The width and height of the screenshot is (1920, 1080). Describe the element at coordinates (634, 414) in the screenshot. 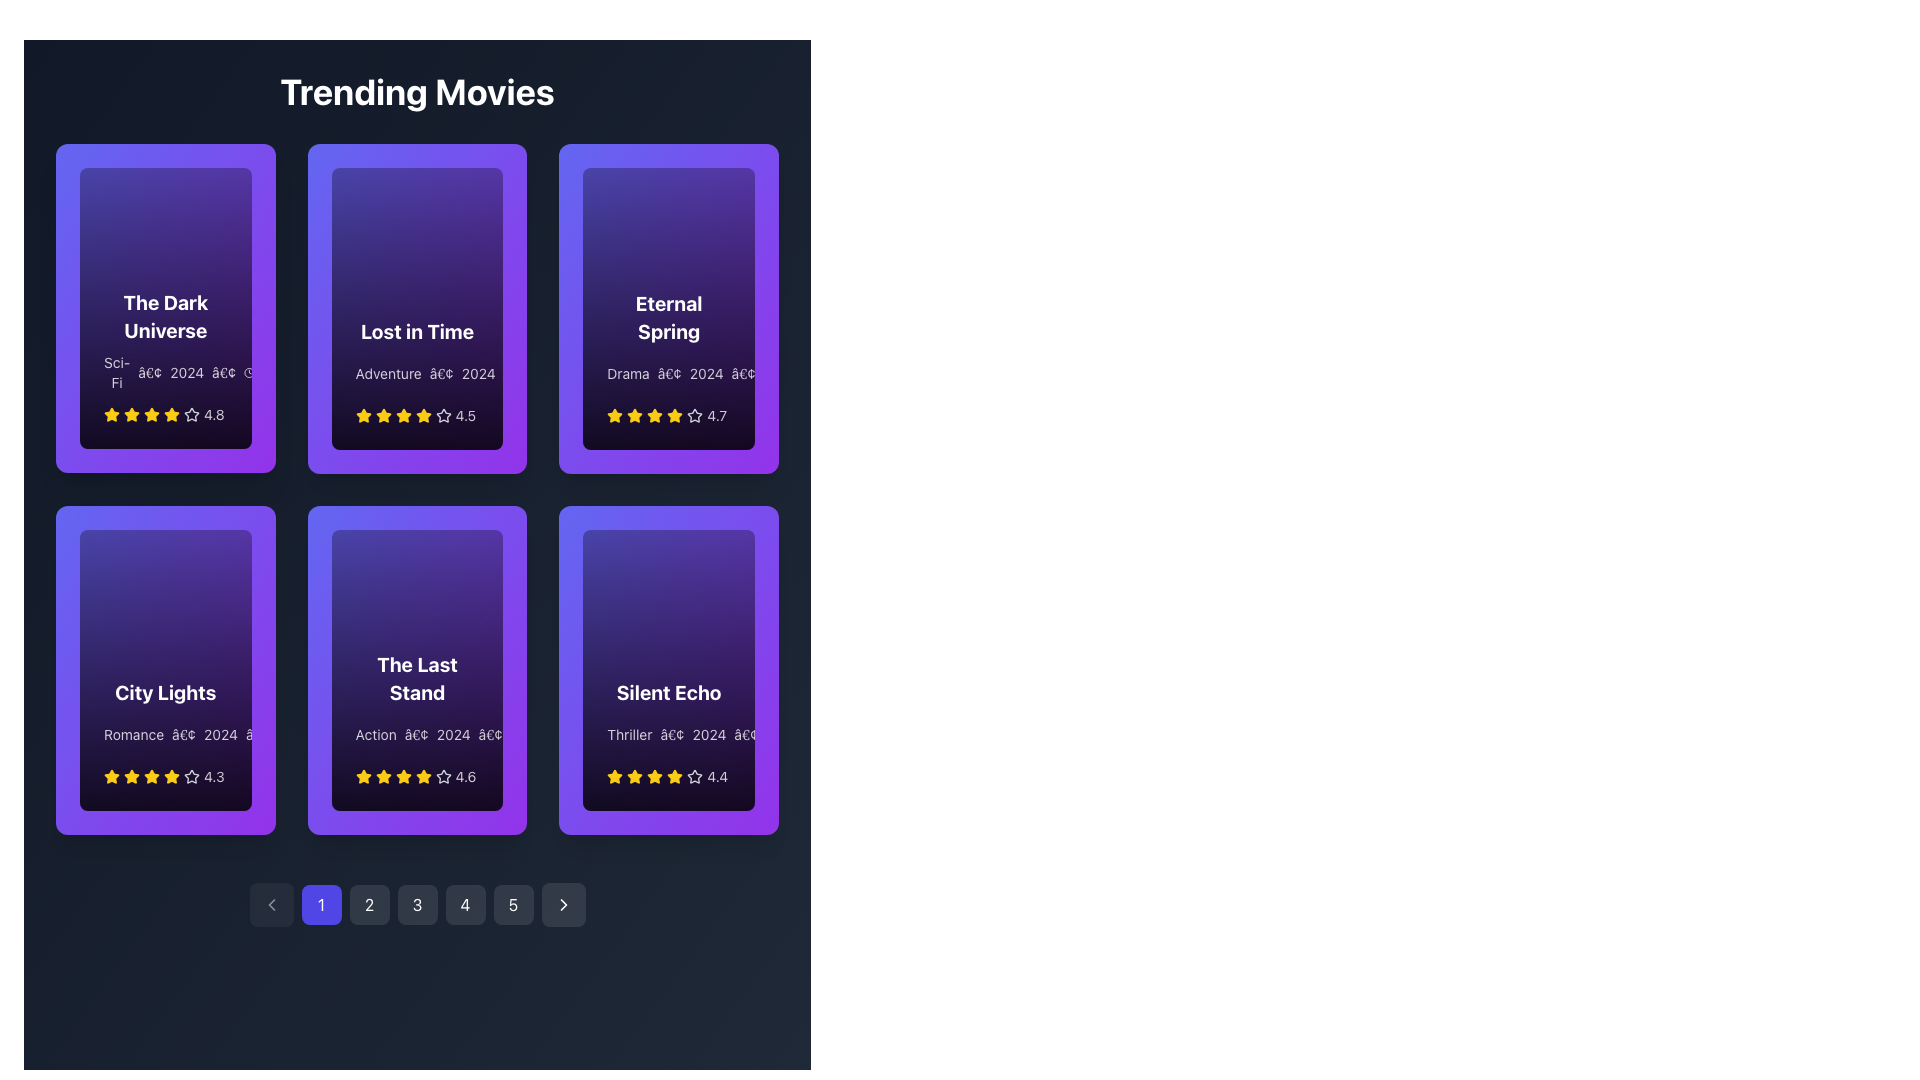

I see `the second star-shaped icon with a yellow fill and stroke outline, located below the movie title 'Eternal Spring' in the trending movies grid to interact with the rating system` at that location.